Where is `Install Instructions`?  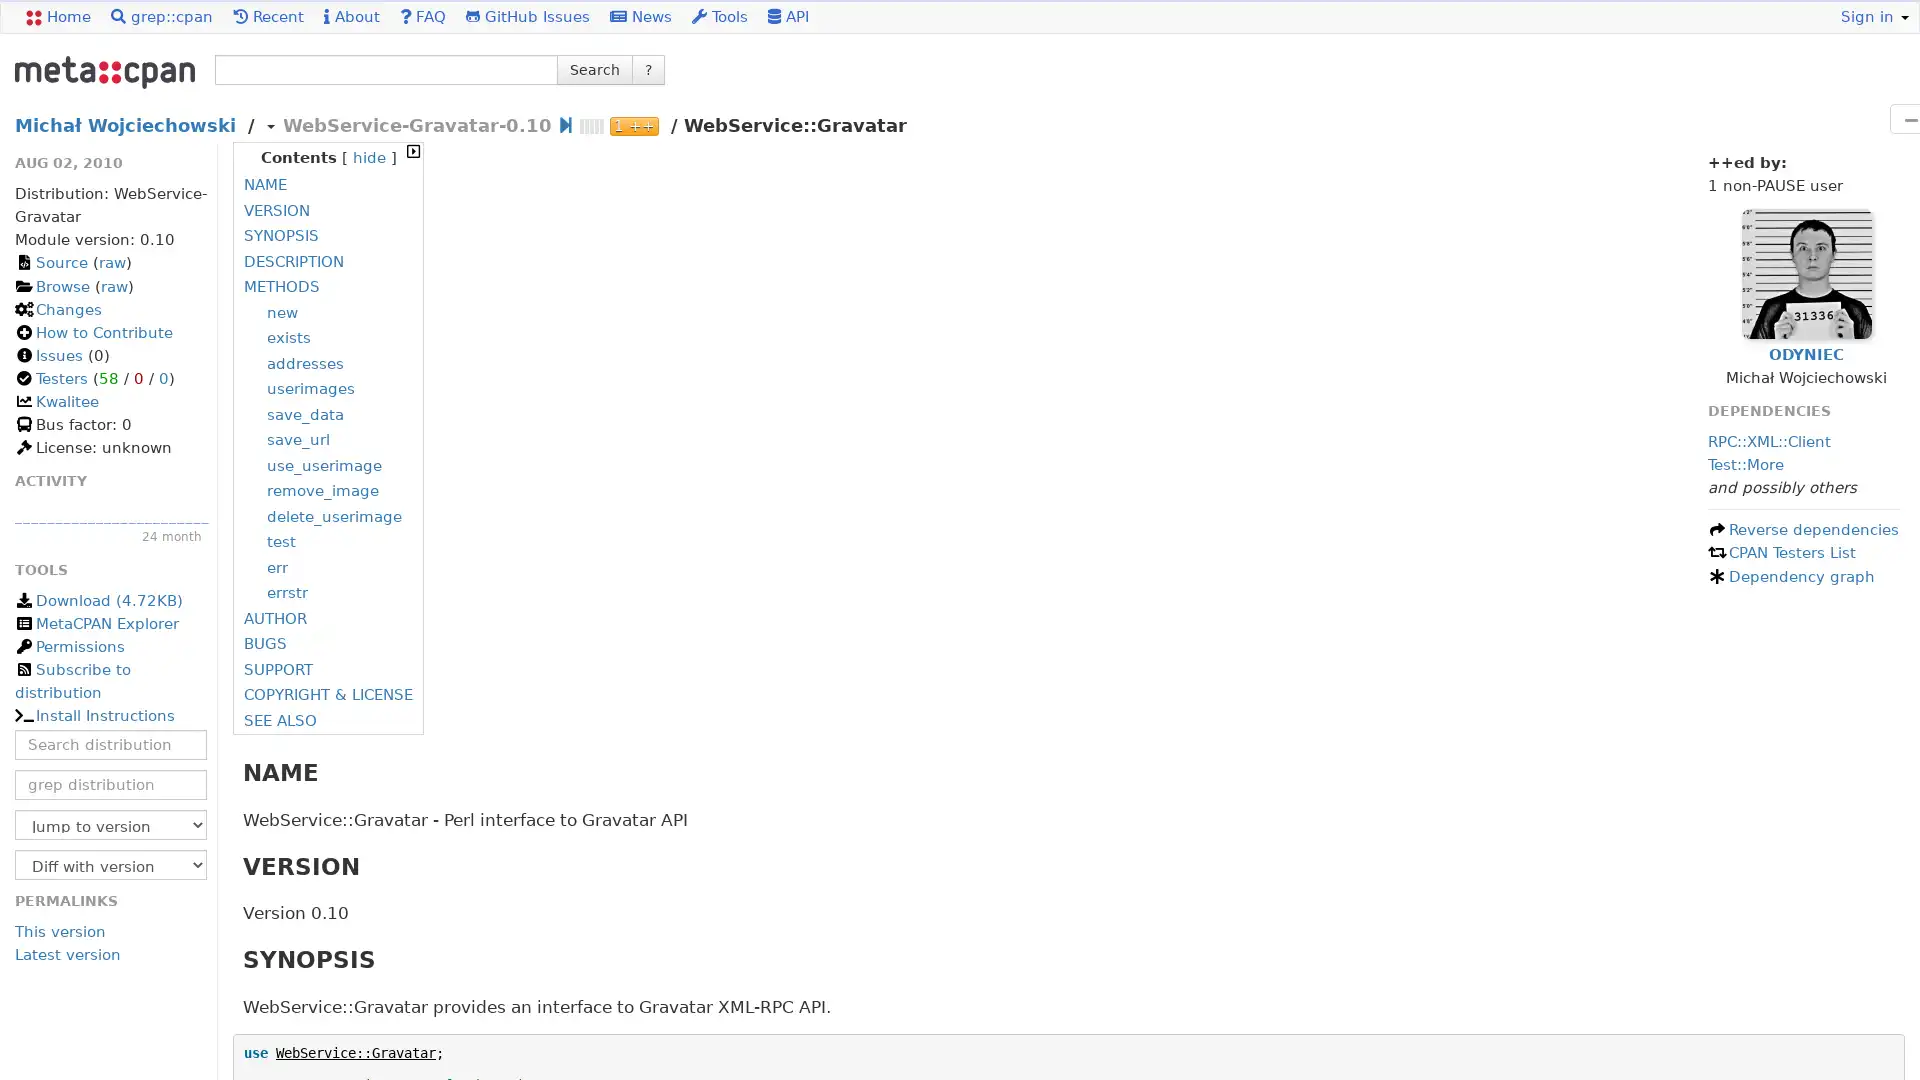
Install Instructions is located at coordinates (93, 715).